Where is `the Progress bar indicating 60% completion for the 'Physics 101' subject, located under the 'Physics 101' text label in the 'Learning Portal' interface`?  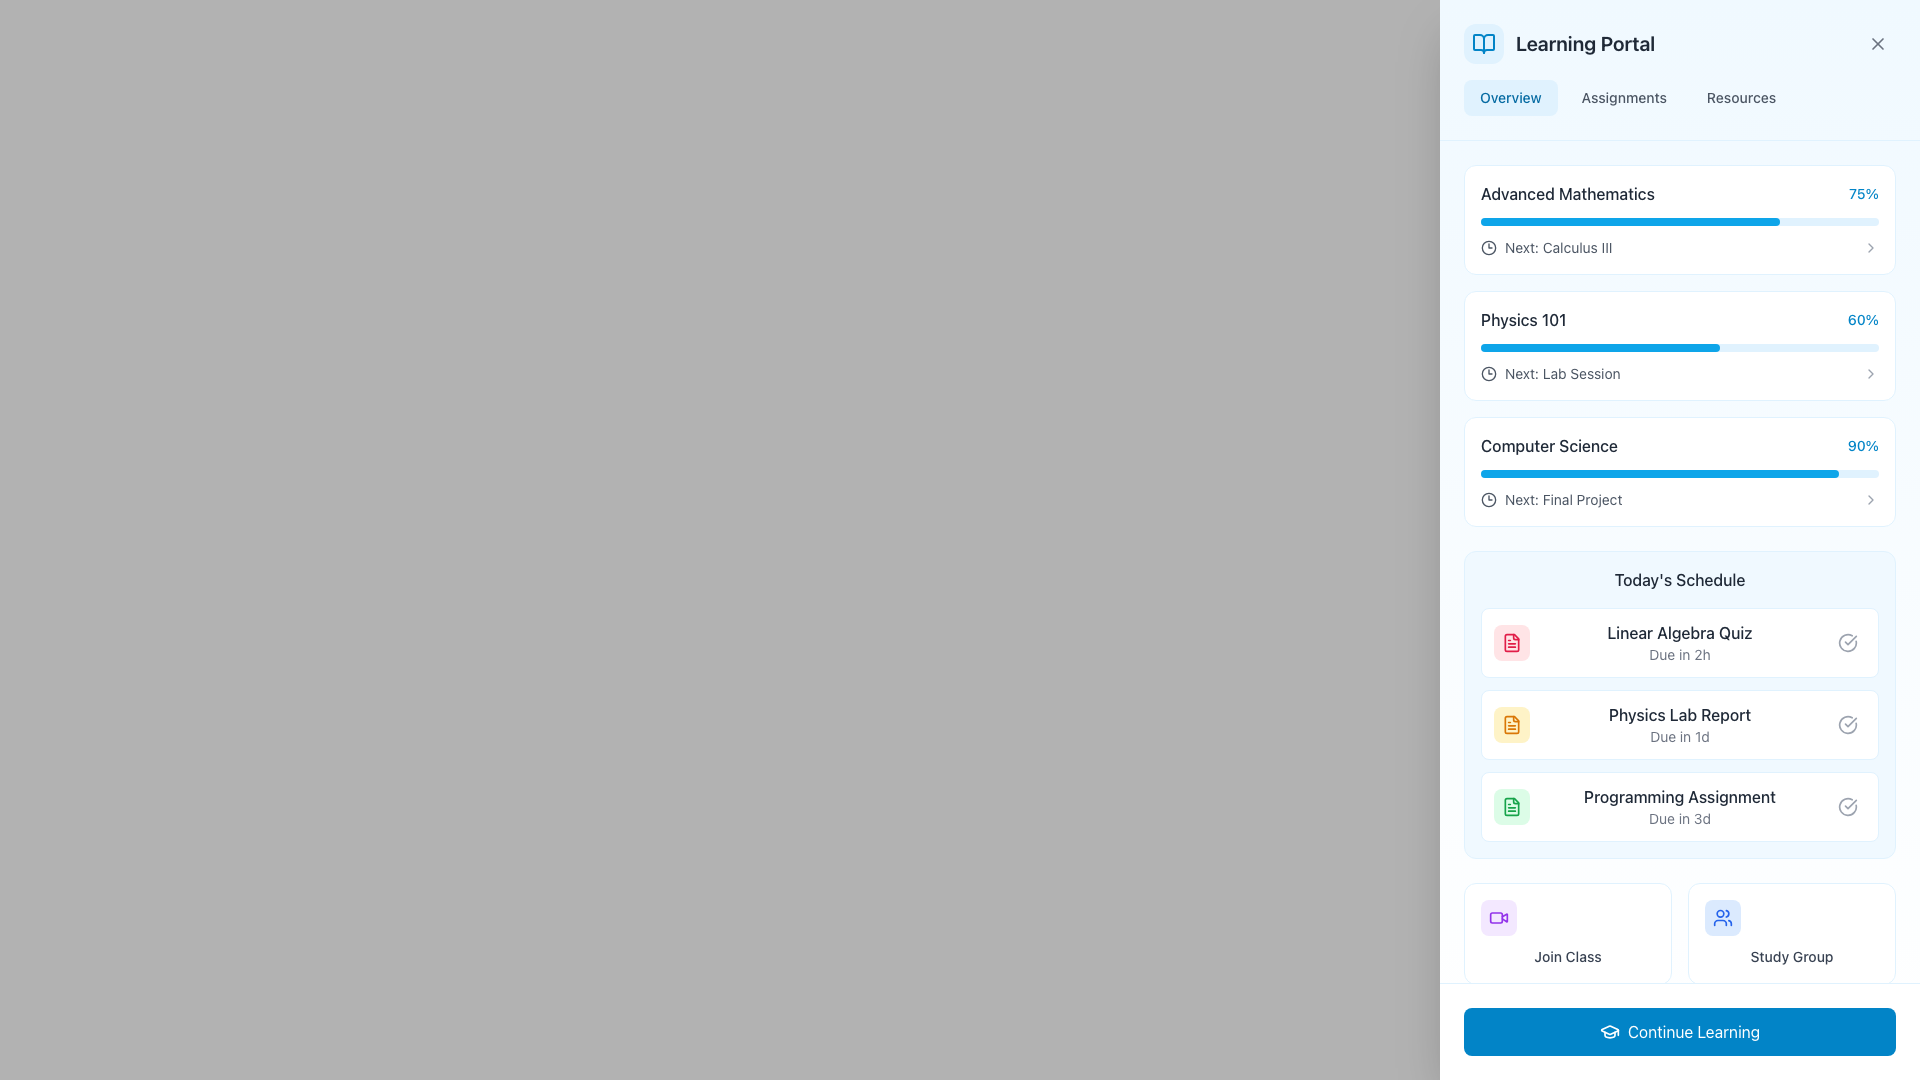 the Progress bar indicating 60% completion for the 'Physics 101' subject, located under the 'Physics 101' text label in the 'Learning Portal' interface is located at coordinates (1600, 346).